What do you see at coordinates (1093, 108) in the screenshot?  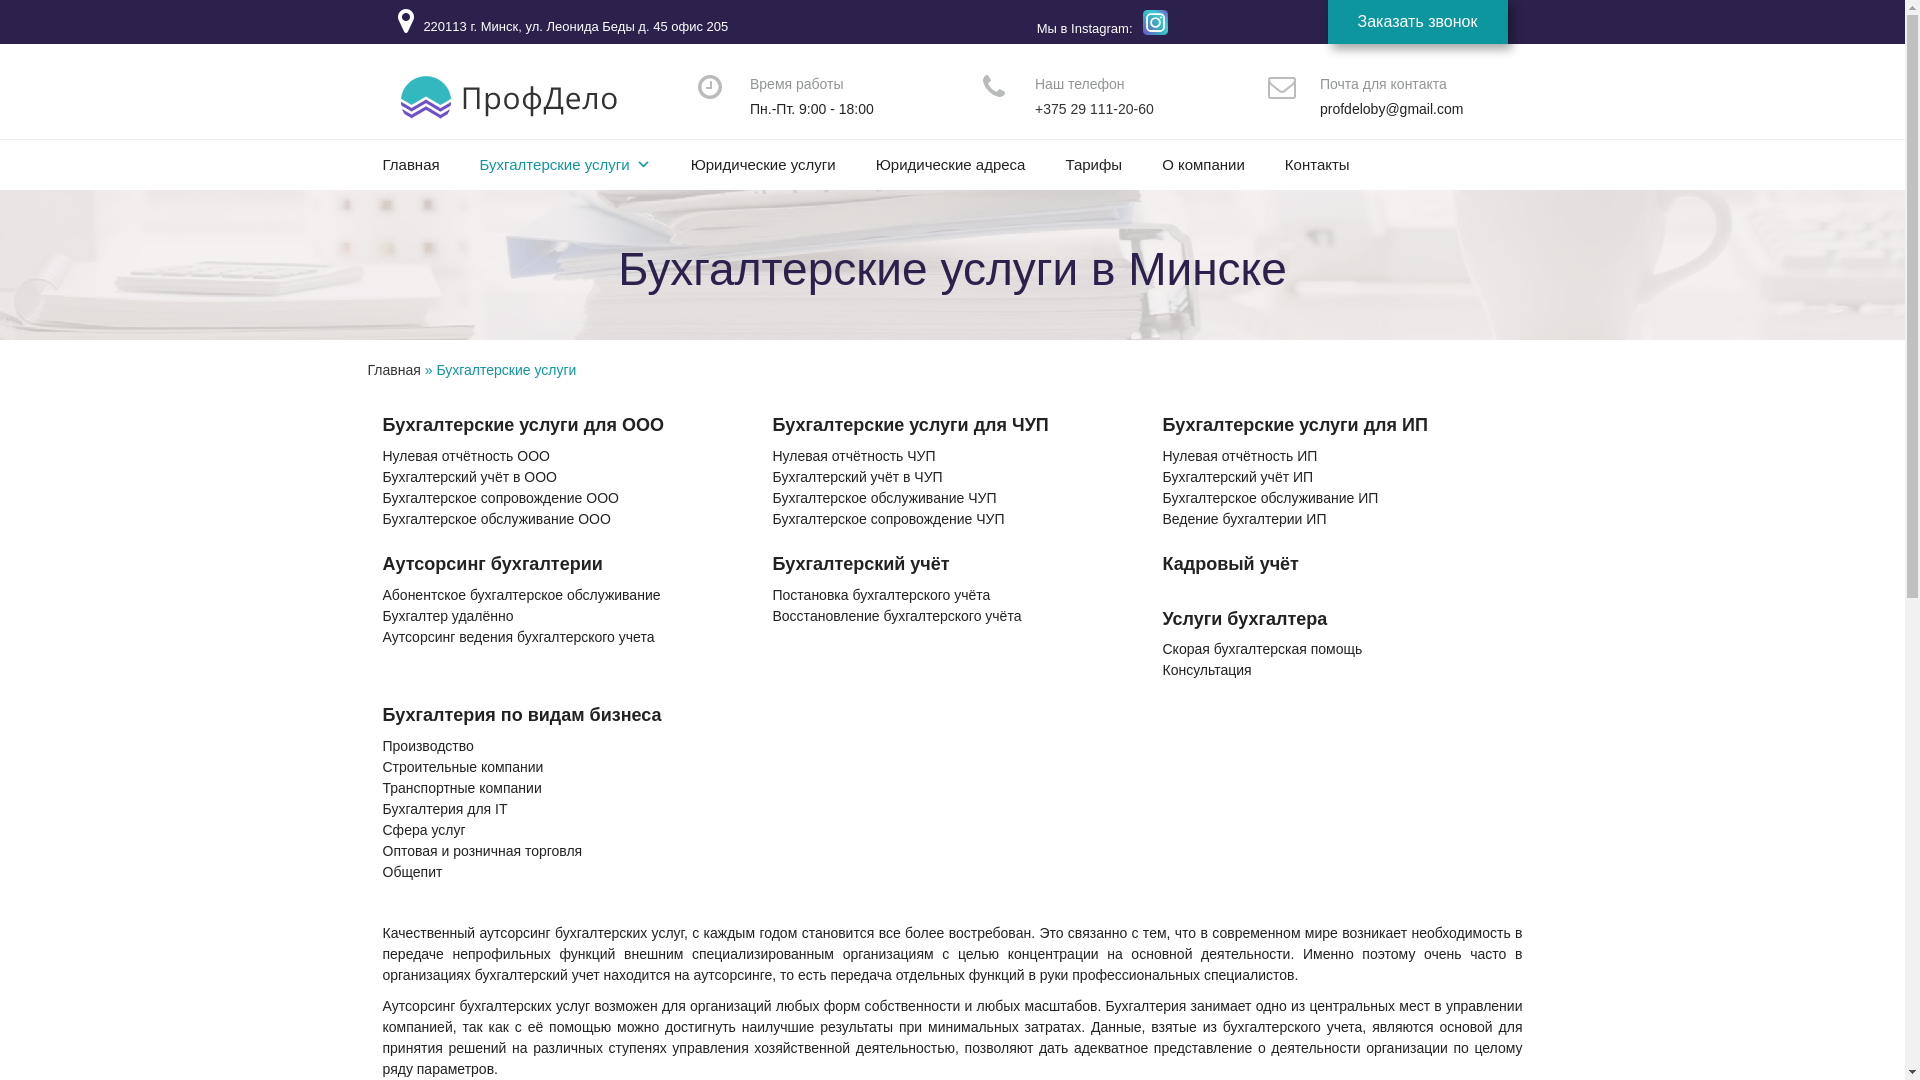 I see `'+375 29 111-20-60'` at bounding box center [1093, 108].